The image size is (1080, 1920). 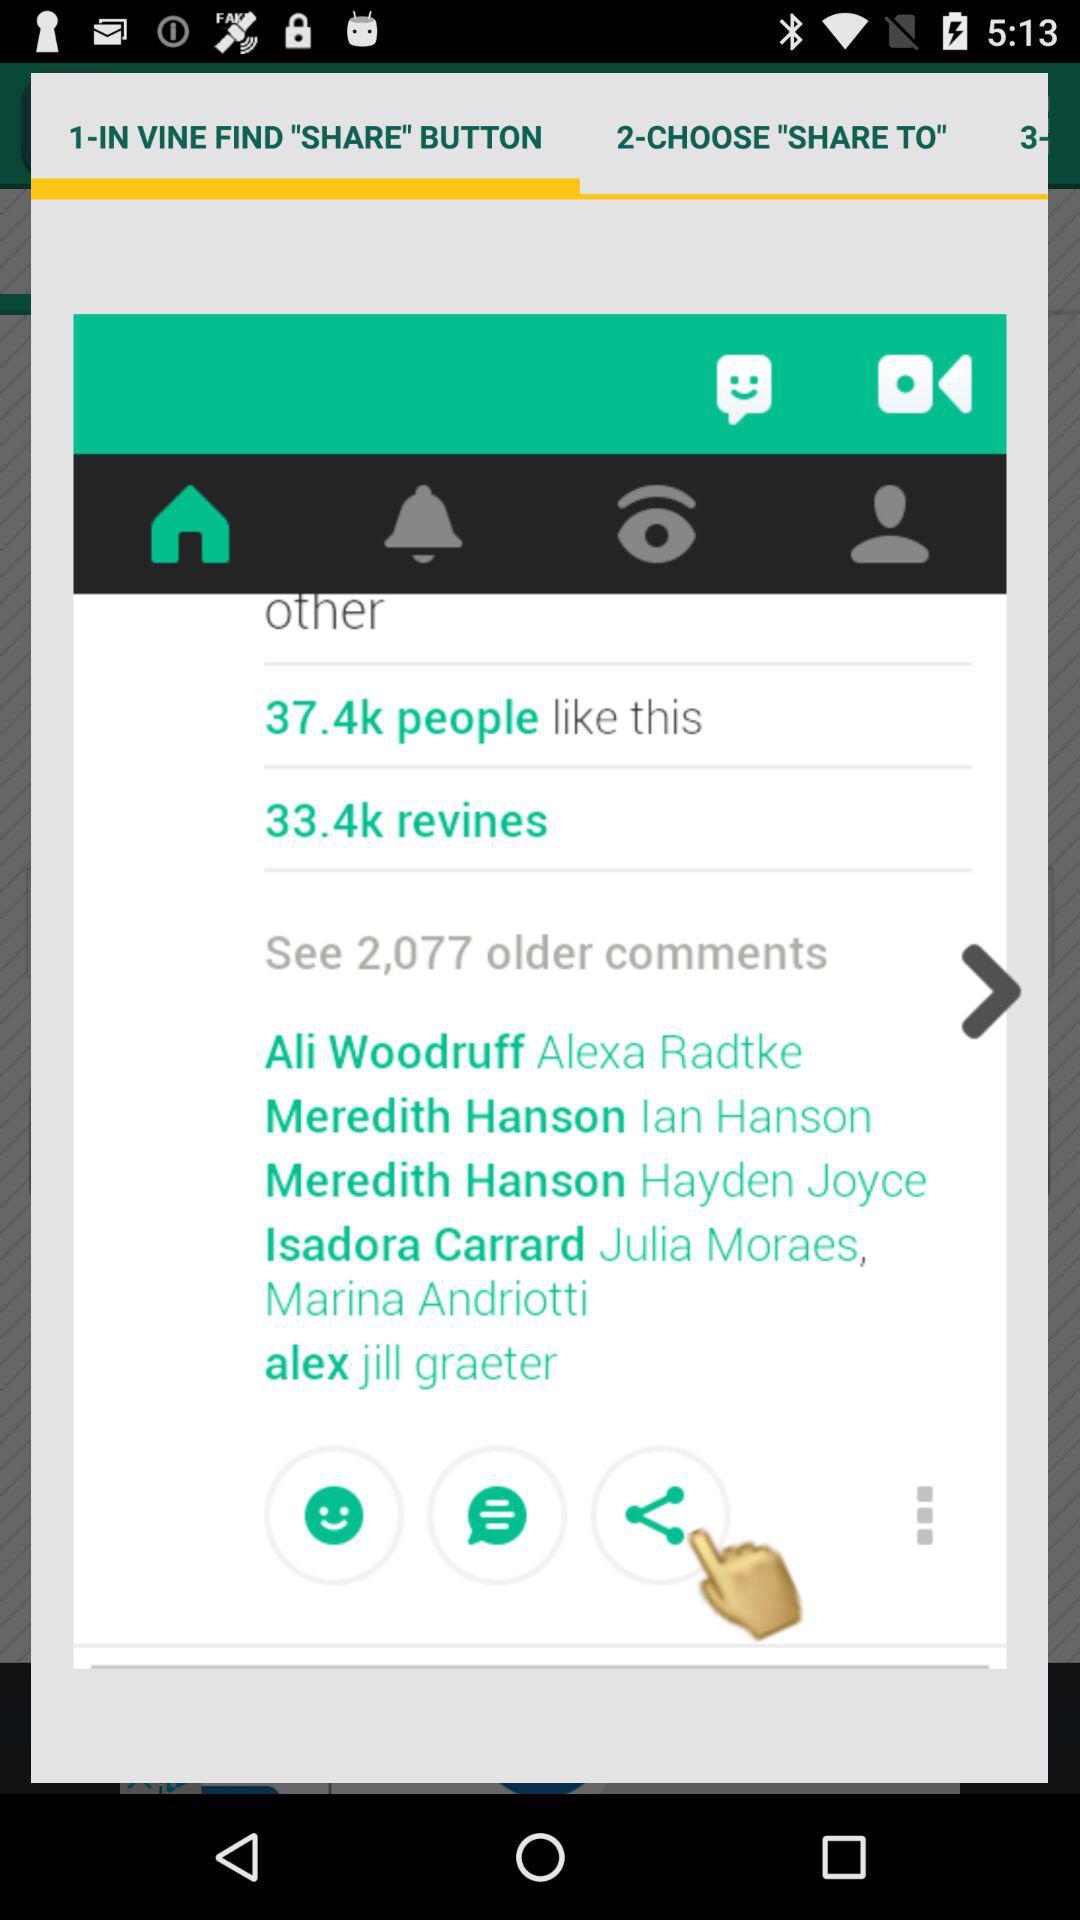 What do you see at coordinates (305, 135) in the screenshot?
I see `the app next to the 2 choose share` at bounding box center [305, 135].